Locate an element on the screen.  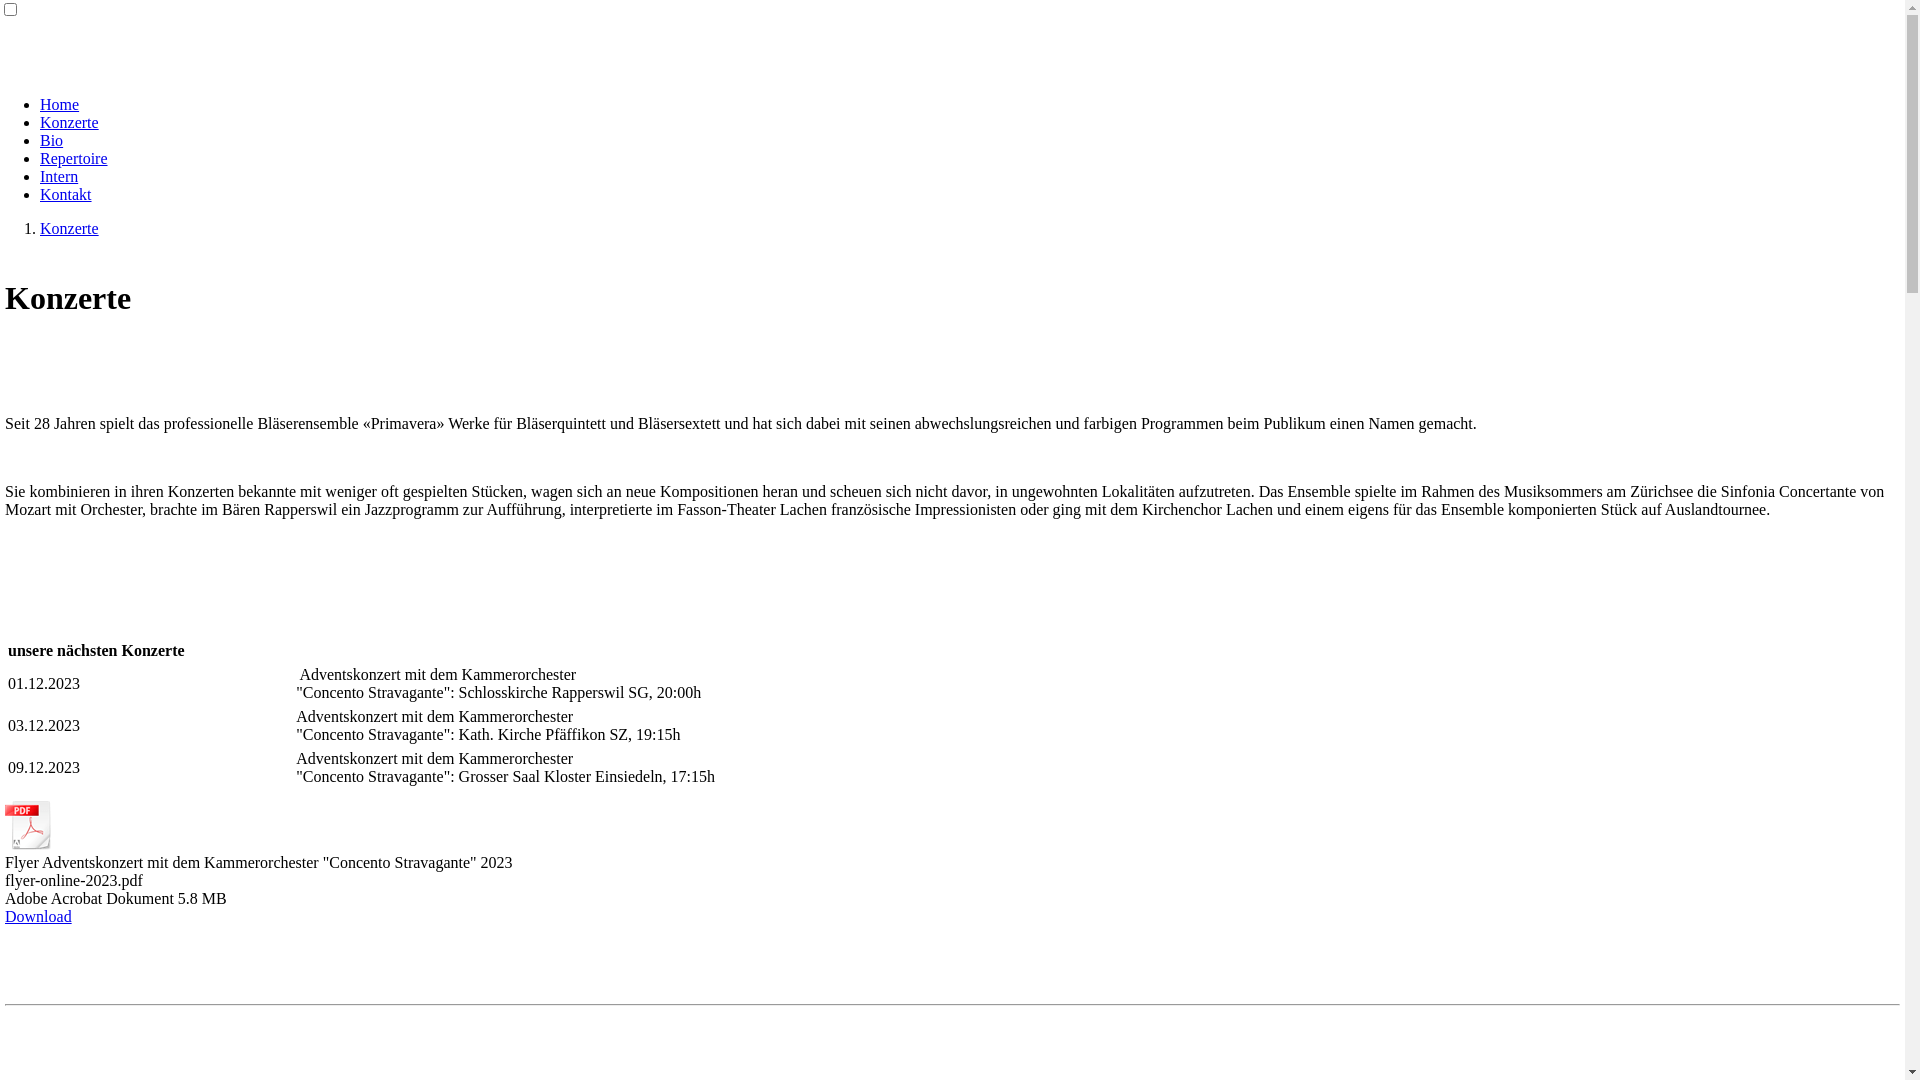
'Intern' is located at coordinates (58, 175).